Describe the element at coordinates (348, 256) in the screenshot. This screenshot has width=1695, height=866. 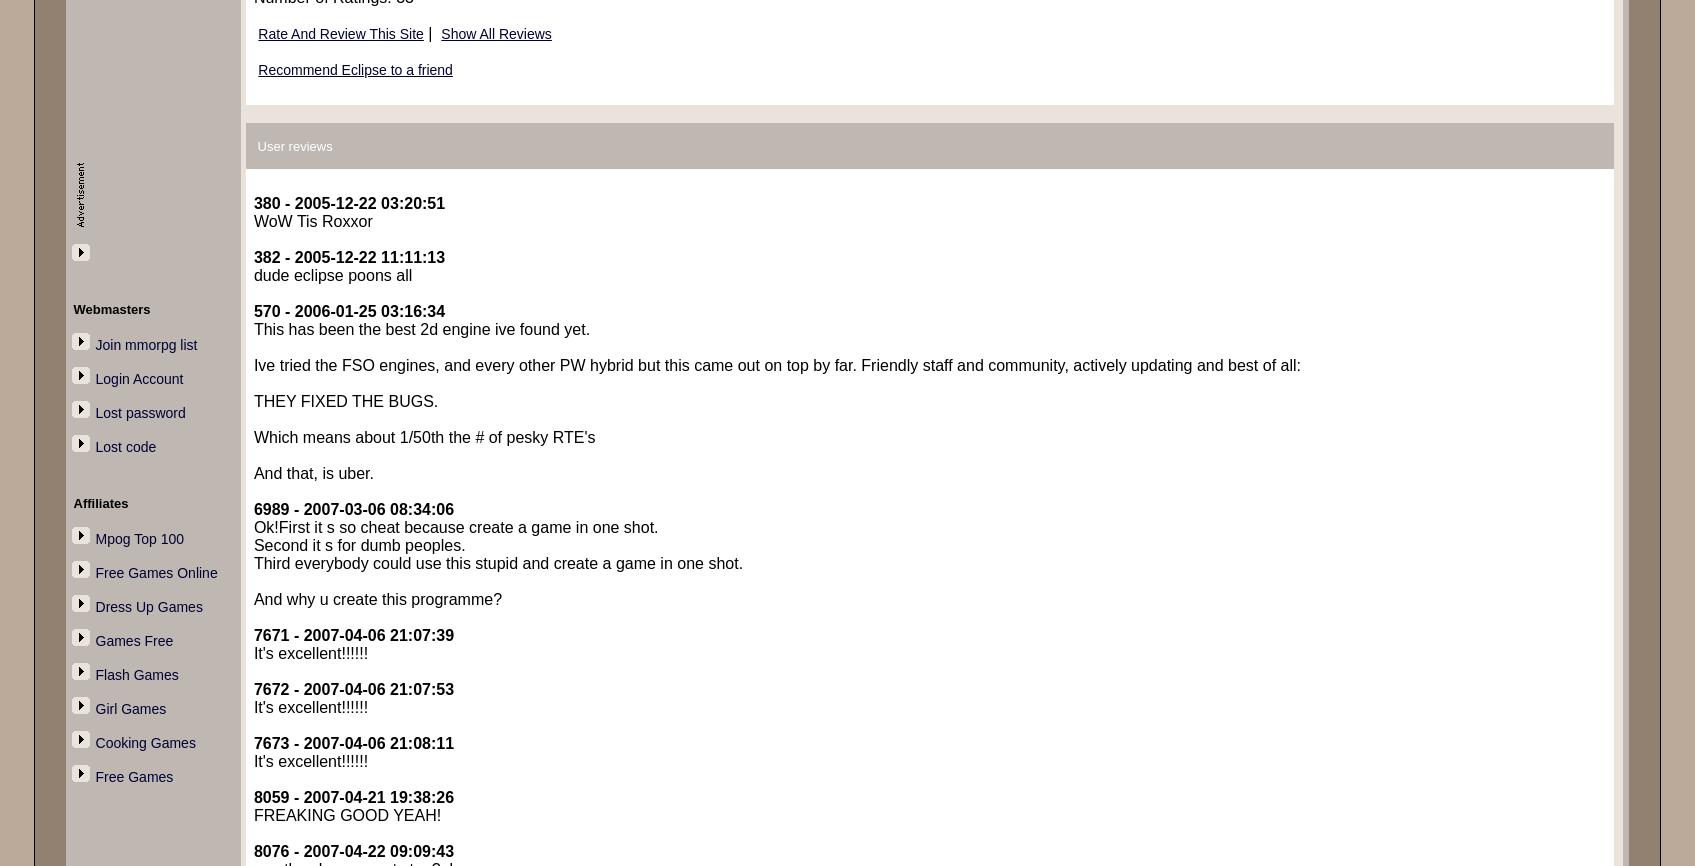
I see `'382 - 2005-12-22 11:11:13'` at that location.